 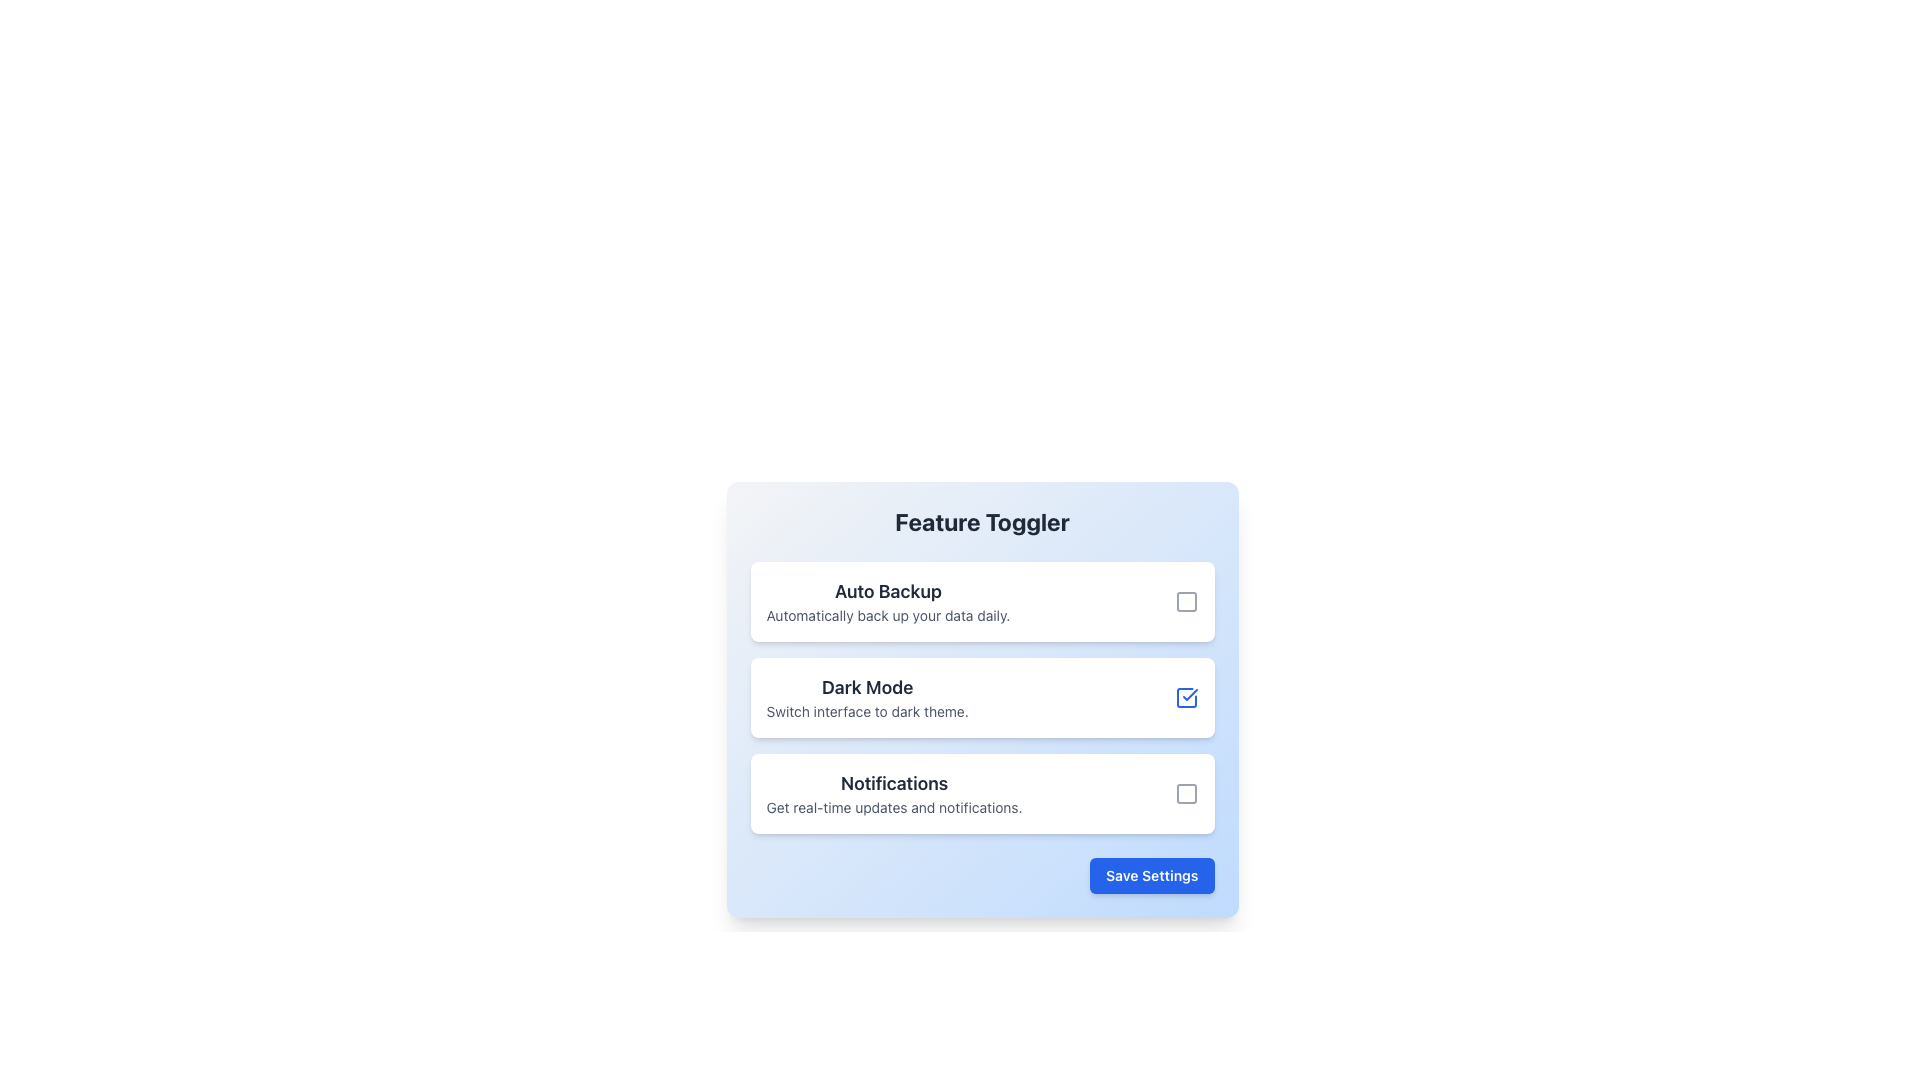 I want to click on the individual toggles within the 'Feature Toggler' section, so click(x=982, y=698).